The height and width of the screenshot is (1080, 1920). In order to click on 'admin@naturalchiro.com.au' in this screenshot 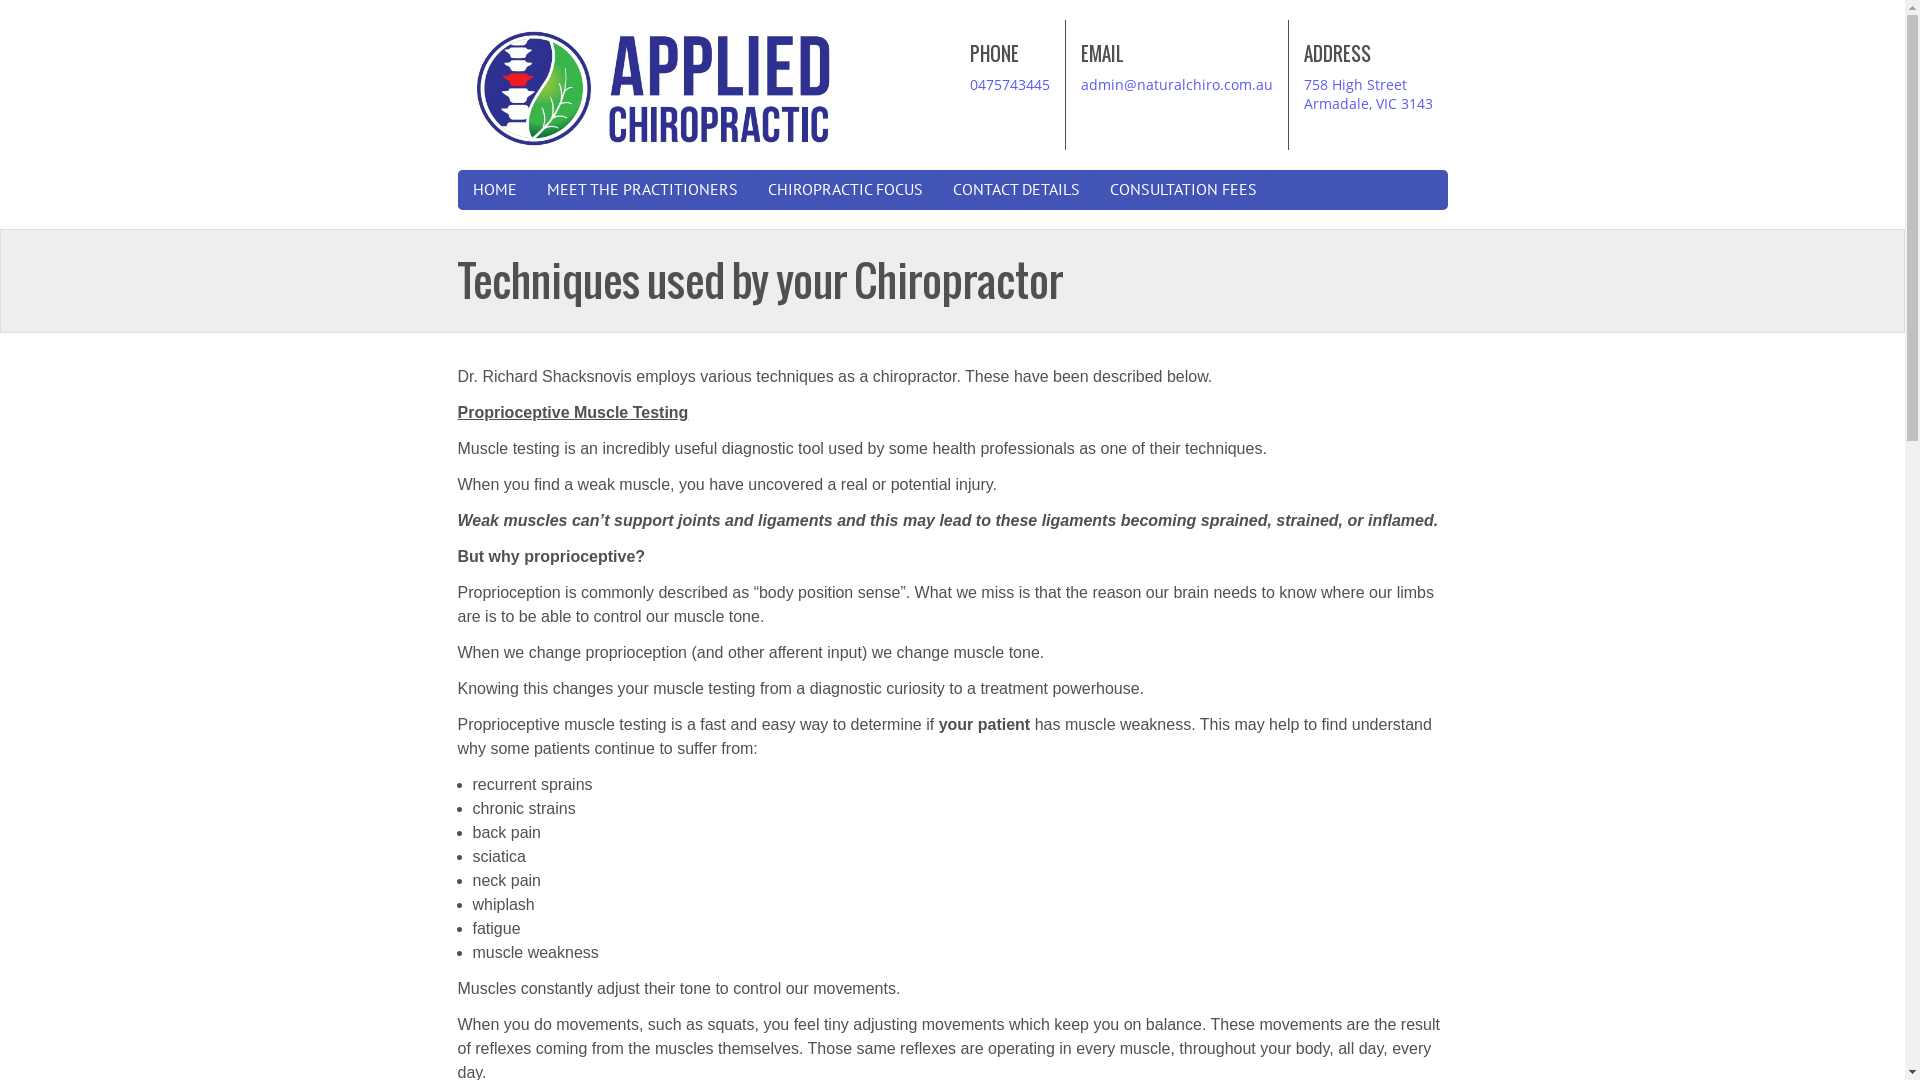, I will do `click(1079, 83)`.